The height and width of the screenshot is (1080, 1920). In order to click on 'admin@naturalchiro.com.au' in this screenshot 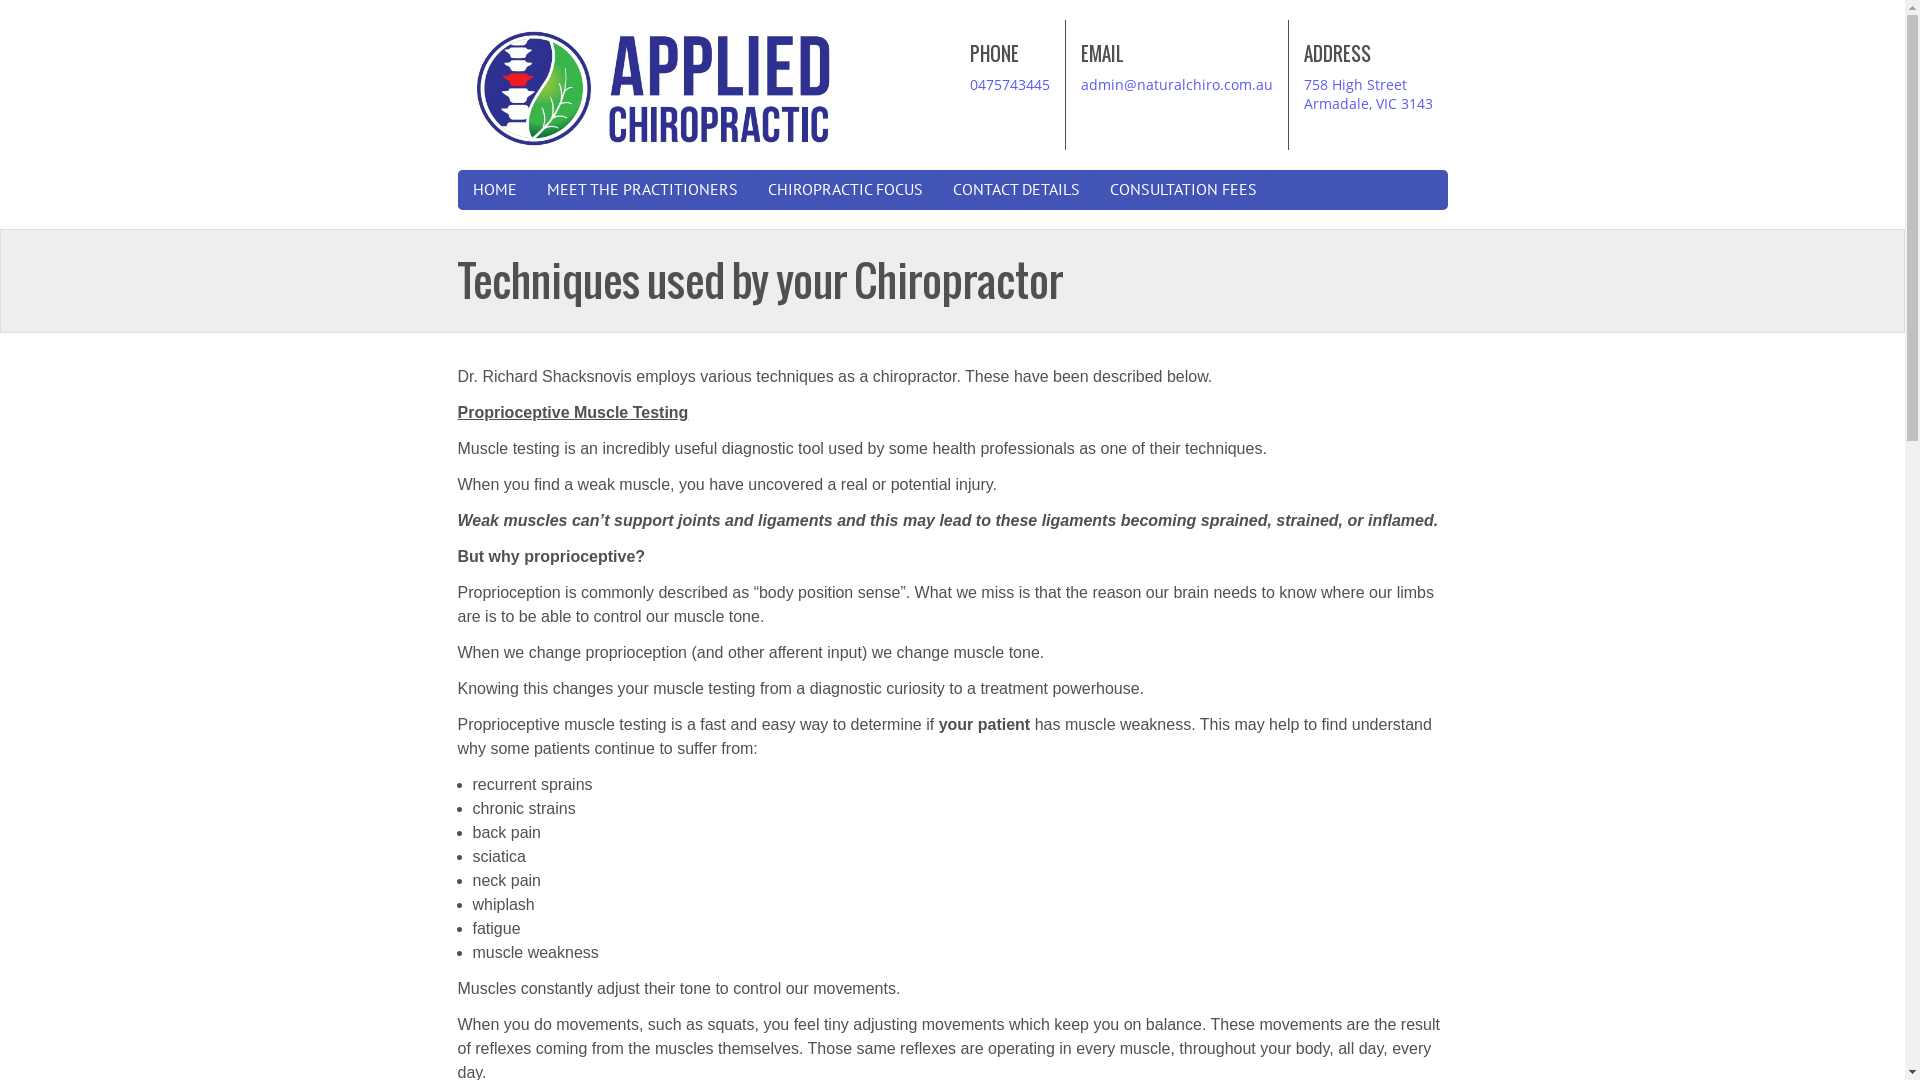, I will do `click(1079, 83)`.